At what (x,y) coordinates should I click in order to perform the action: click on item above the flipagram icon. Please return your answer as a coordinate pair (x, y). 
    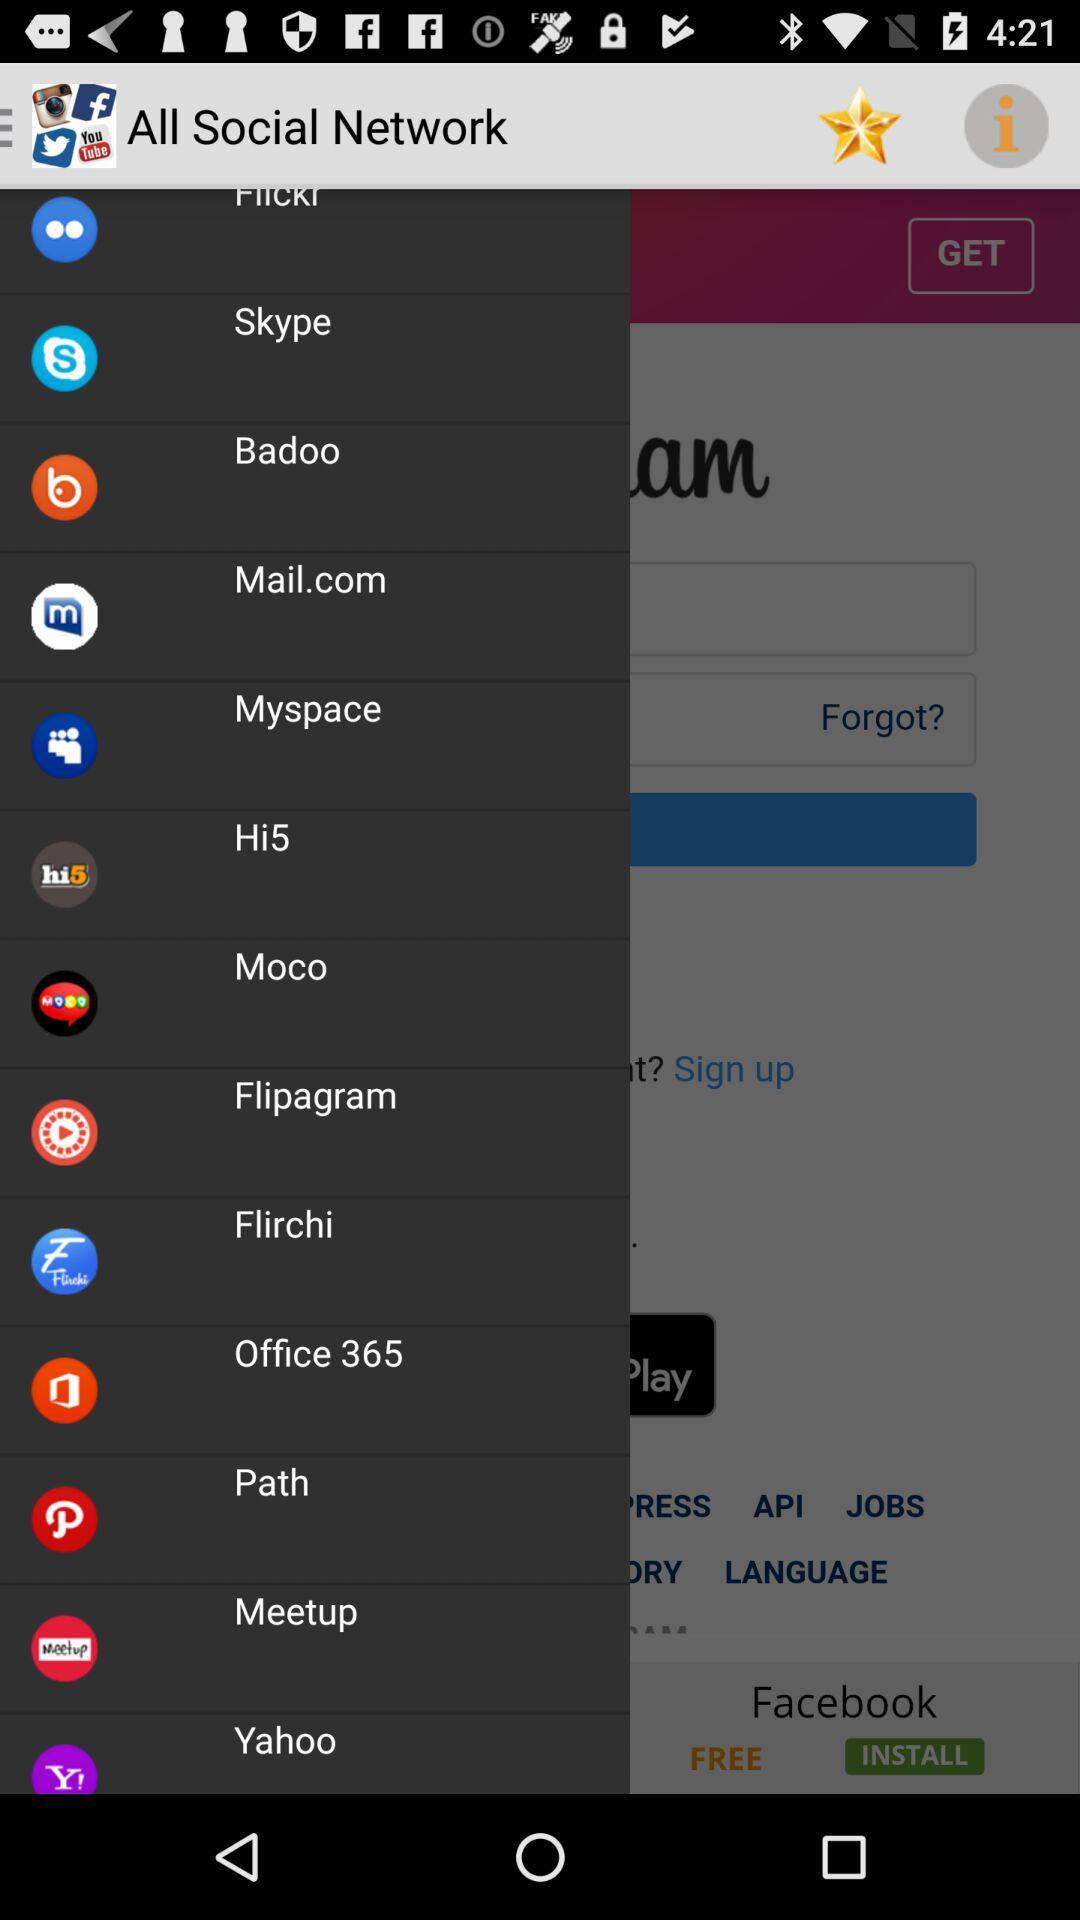
    Looking at the image, I should click on (280, 965).